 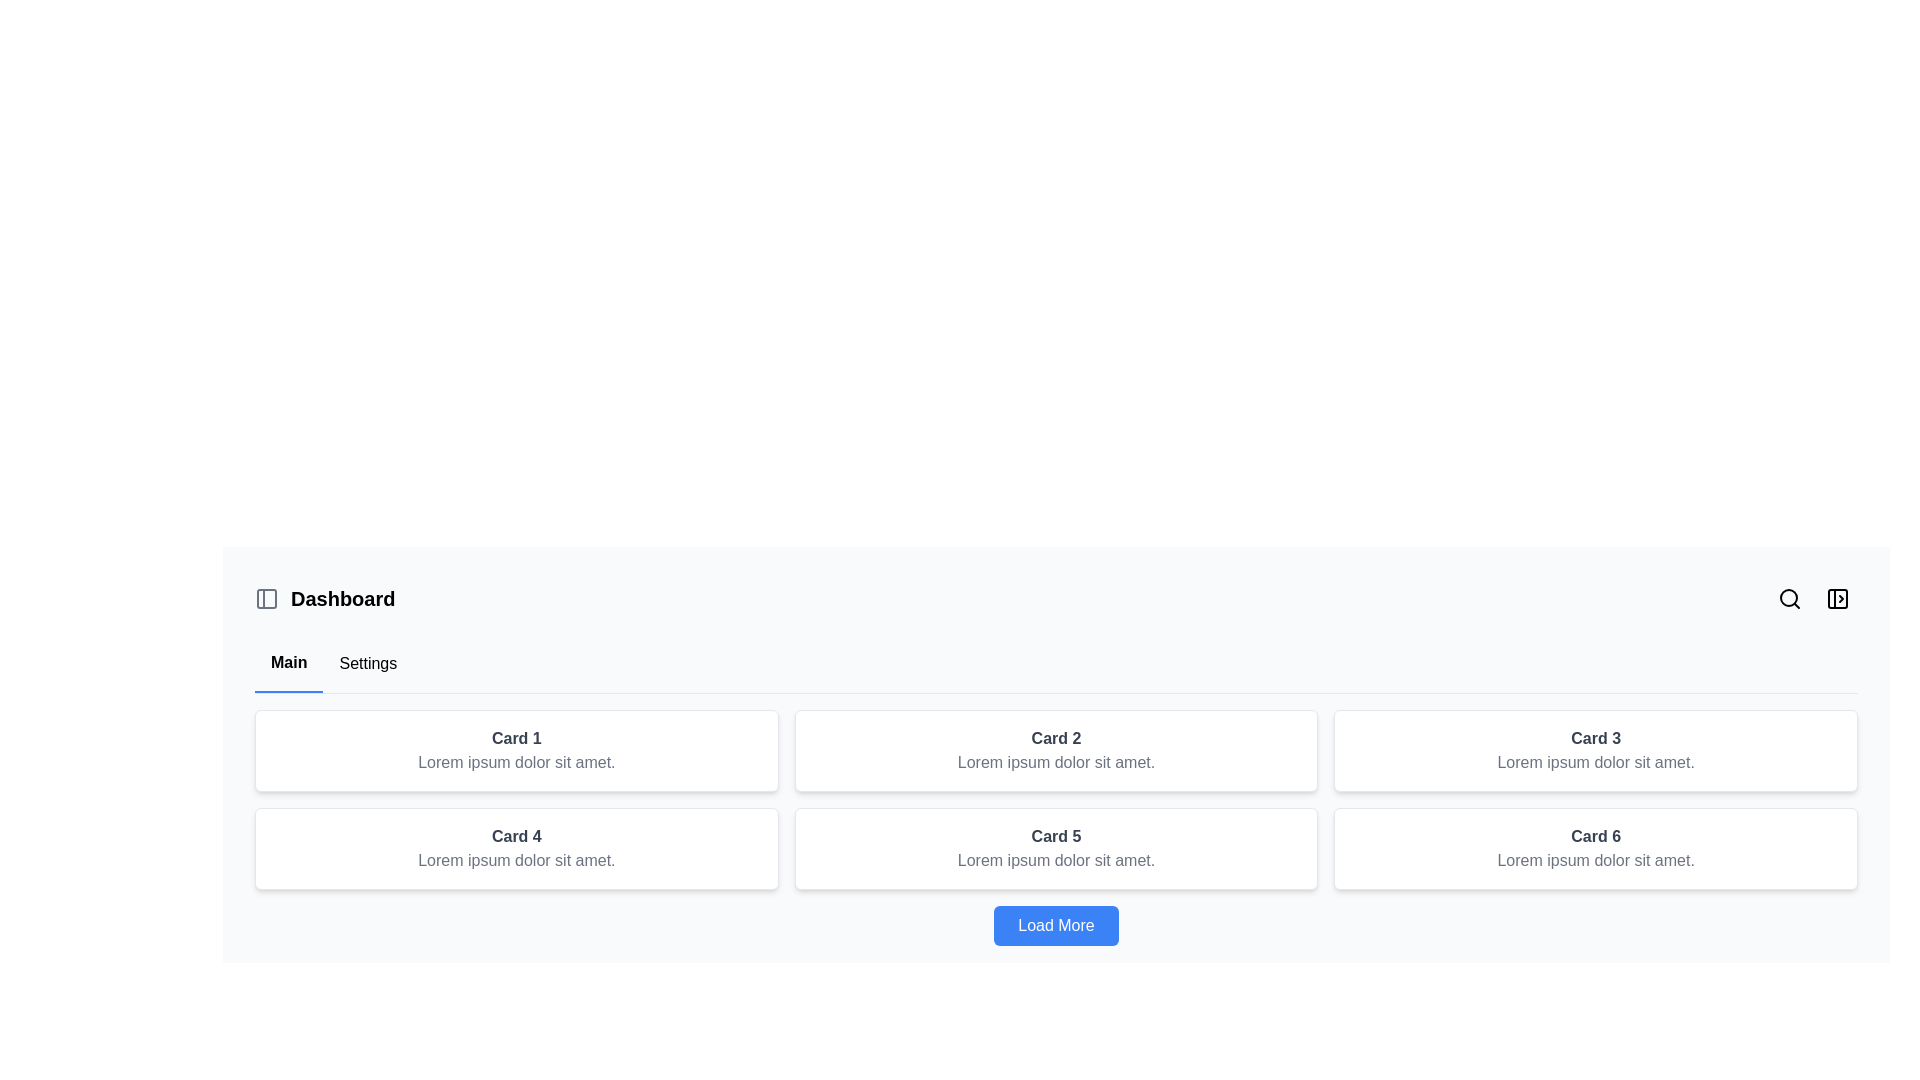 I want to click on the button used to toggle the left-side panel, which is the last button on the right side of the top navigation bar, adjacent to the search icon, so click(x=1838, y=597).